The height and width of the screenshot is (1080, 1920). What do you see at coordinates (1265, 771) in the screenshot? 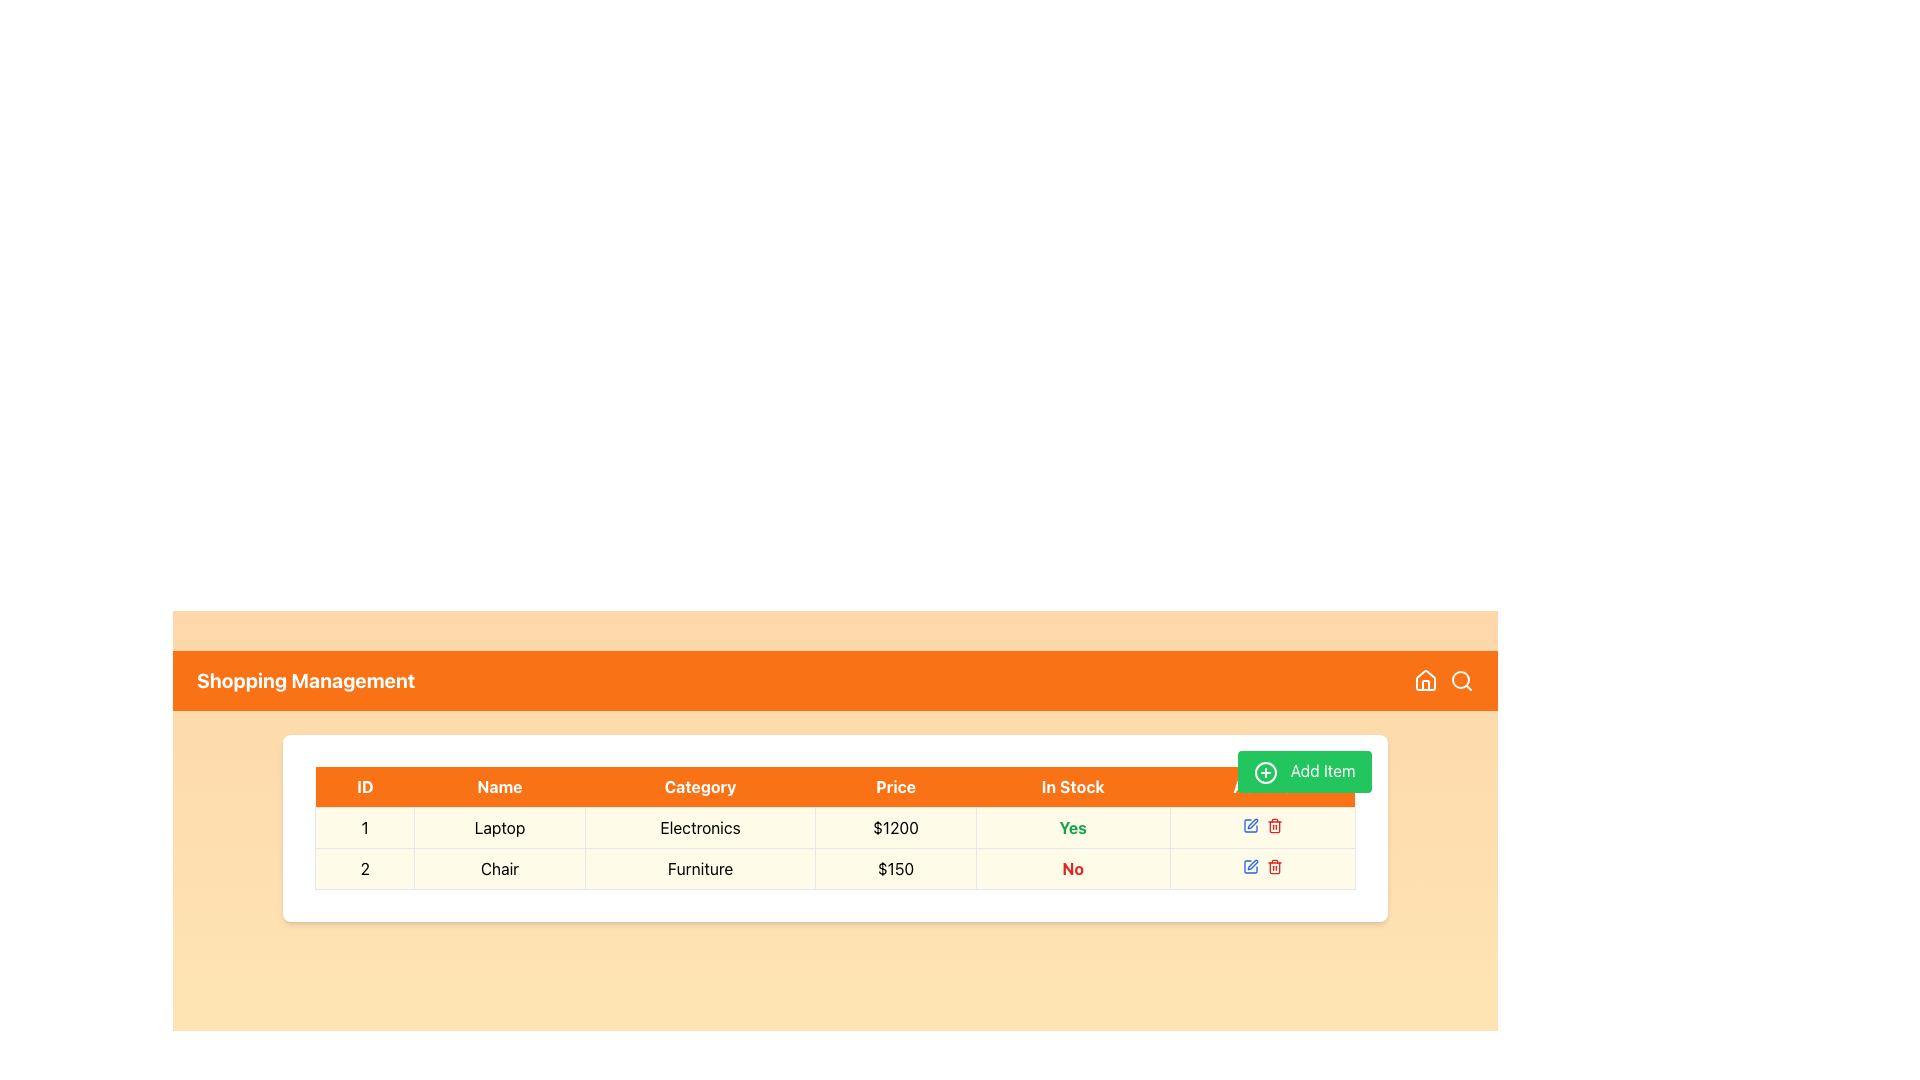
I see `the 'Add Item' icon located inside the green button in the top-right corner of the table listing items` at bounding box center [1265, 771].